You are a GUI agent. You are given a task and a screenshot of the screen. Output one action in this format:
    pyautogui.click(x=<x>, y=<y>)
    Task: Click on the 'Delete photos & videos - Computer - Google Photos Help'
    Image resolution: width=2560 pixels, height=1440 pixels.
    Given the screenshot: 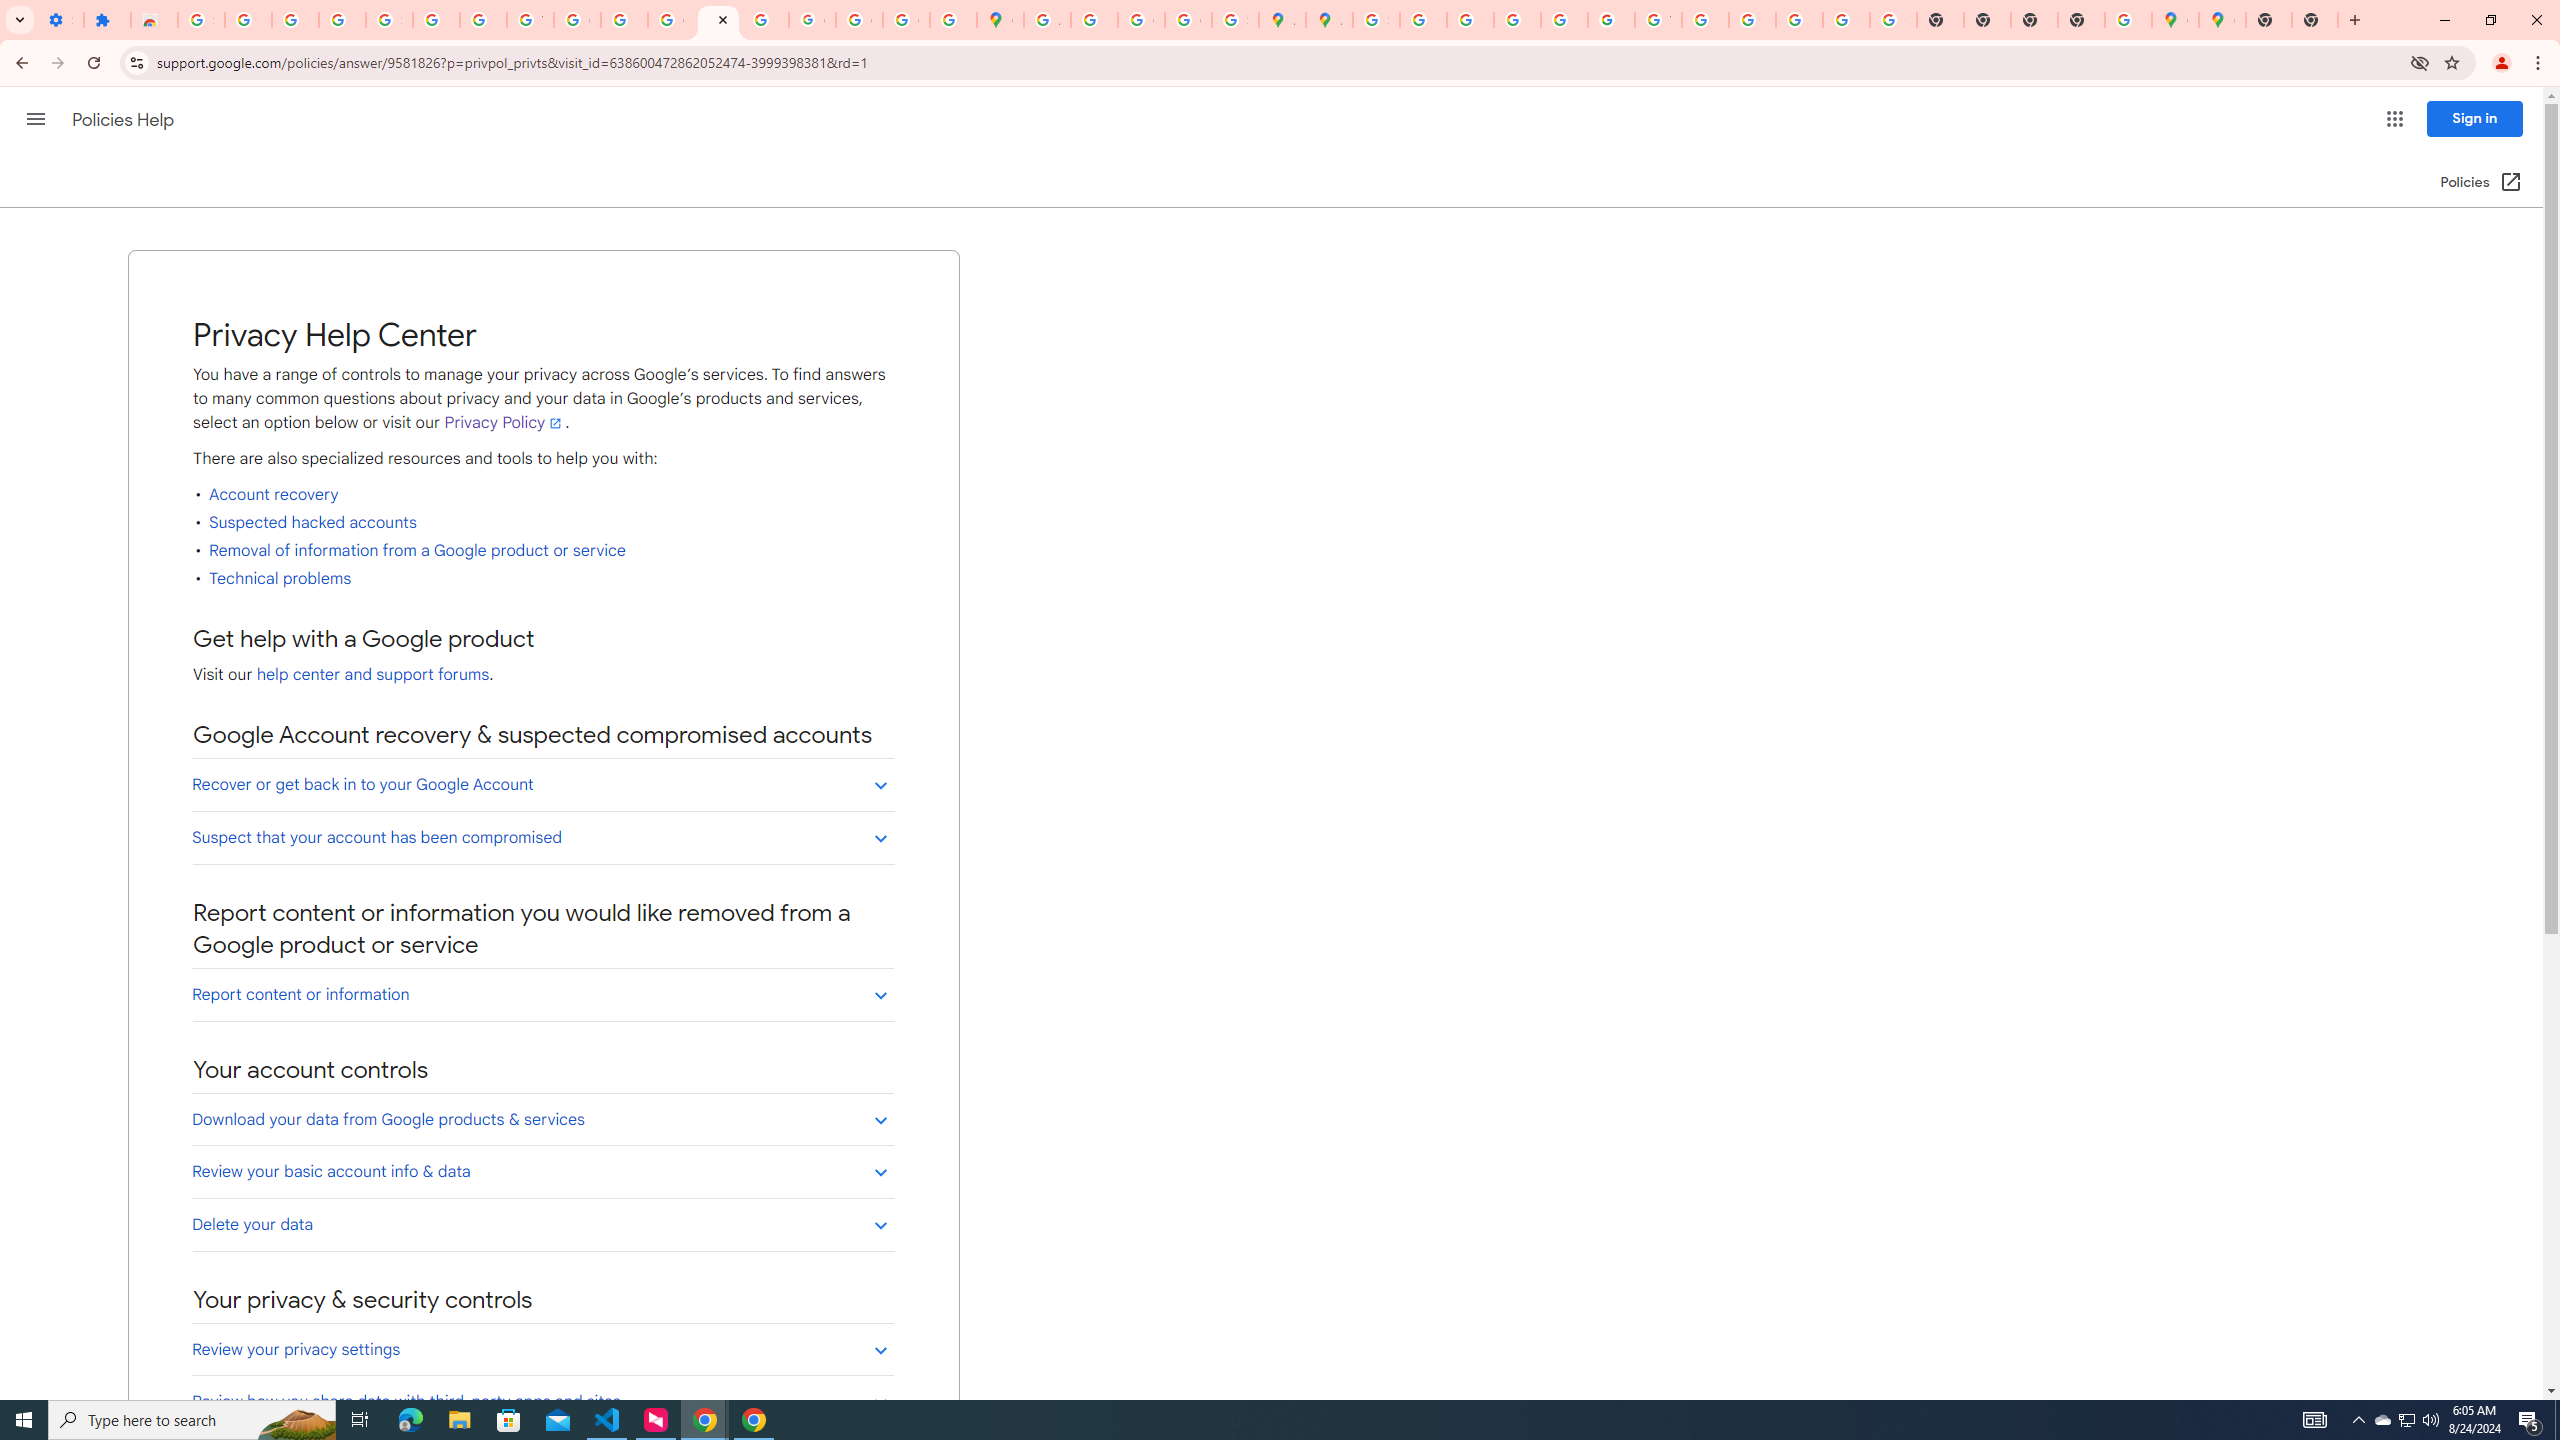 What is the action you would take?
    pyautogui.click(x=248, y=19)
    